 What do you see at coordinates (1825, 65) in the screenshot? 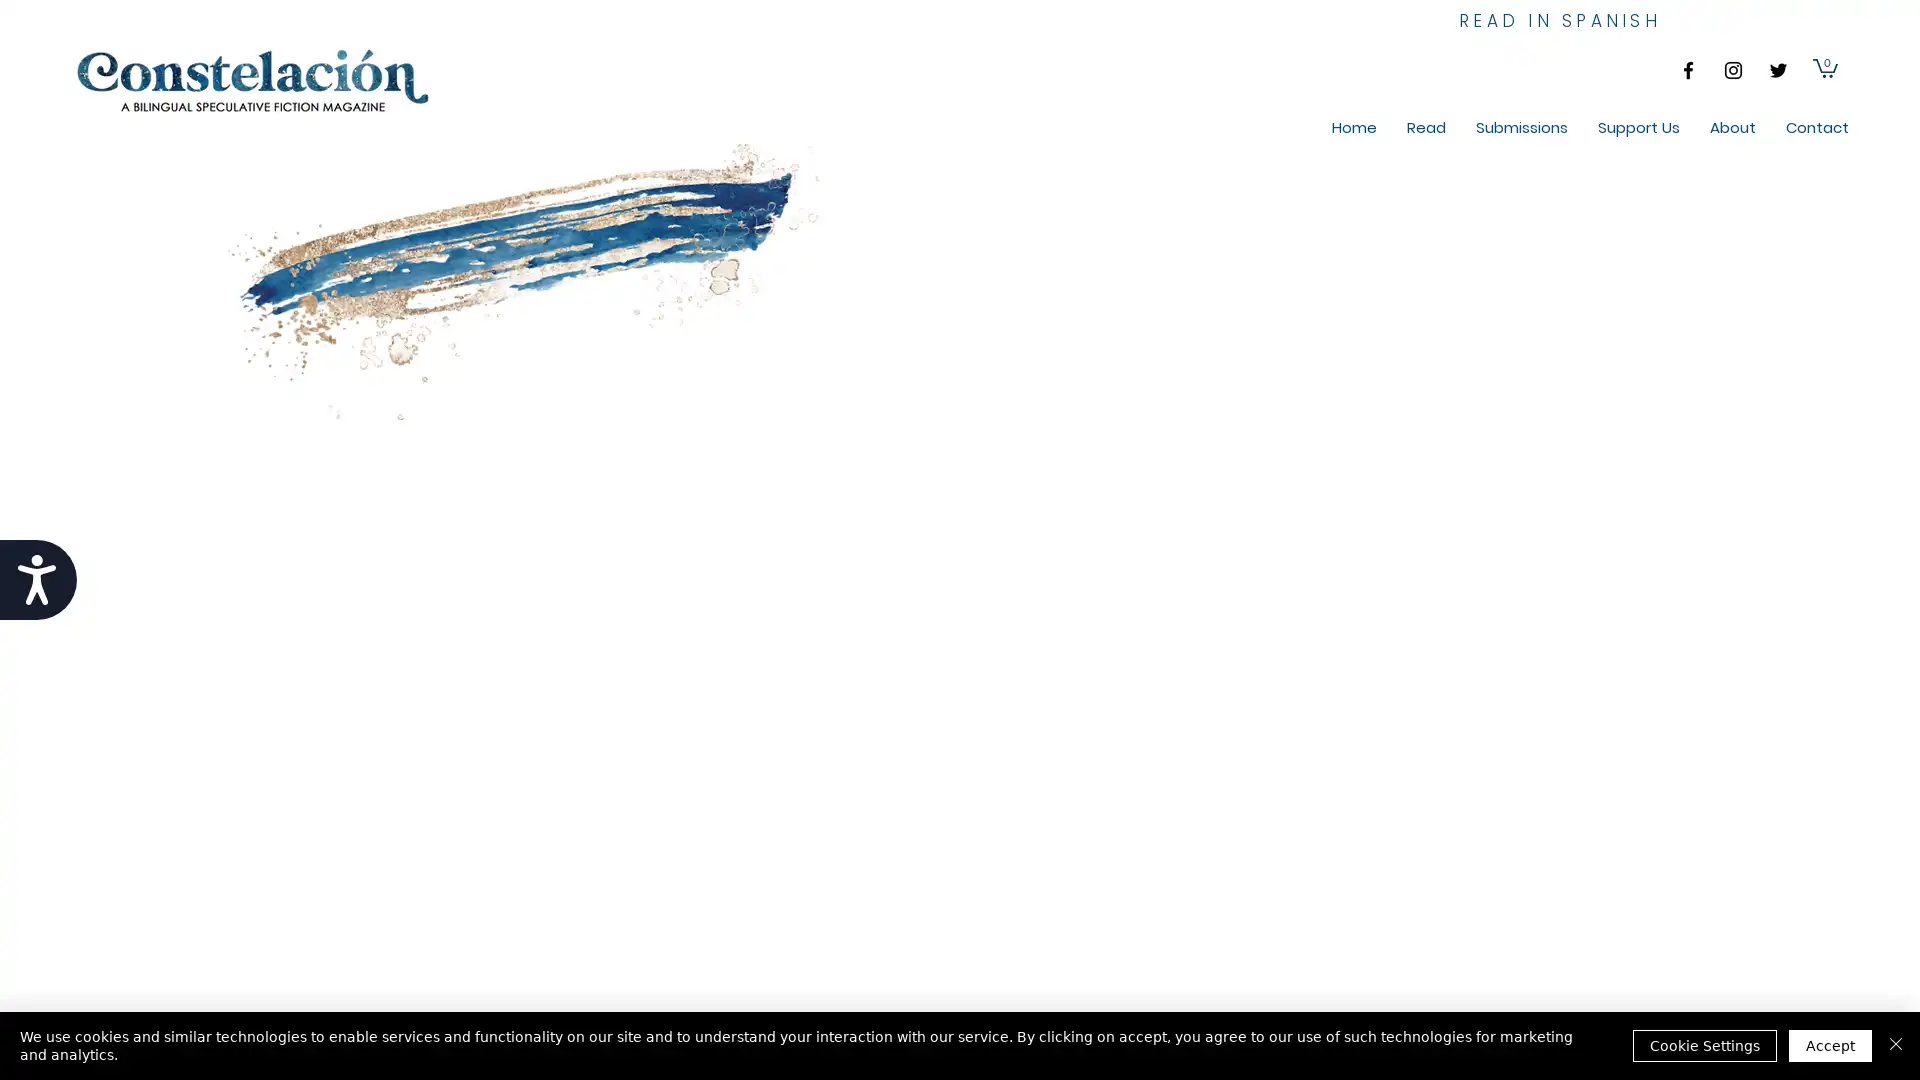
I see `Cart with 0 items` at bounding box center [1825, 65].